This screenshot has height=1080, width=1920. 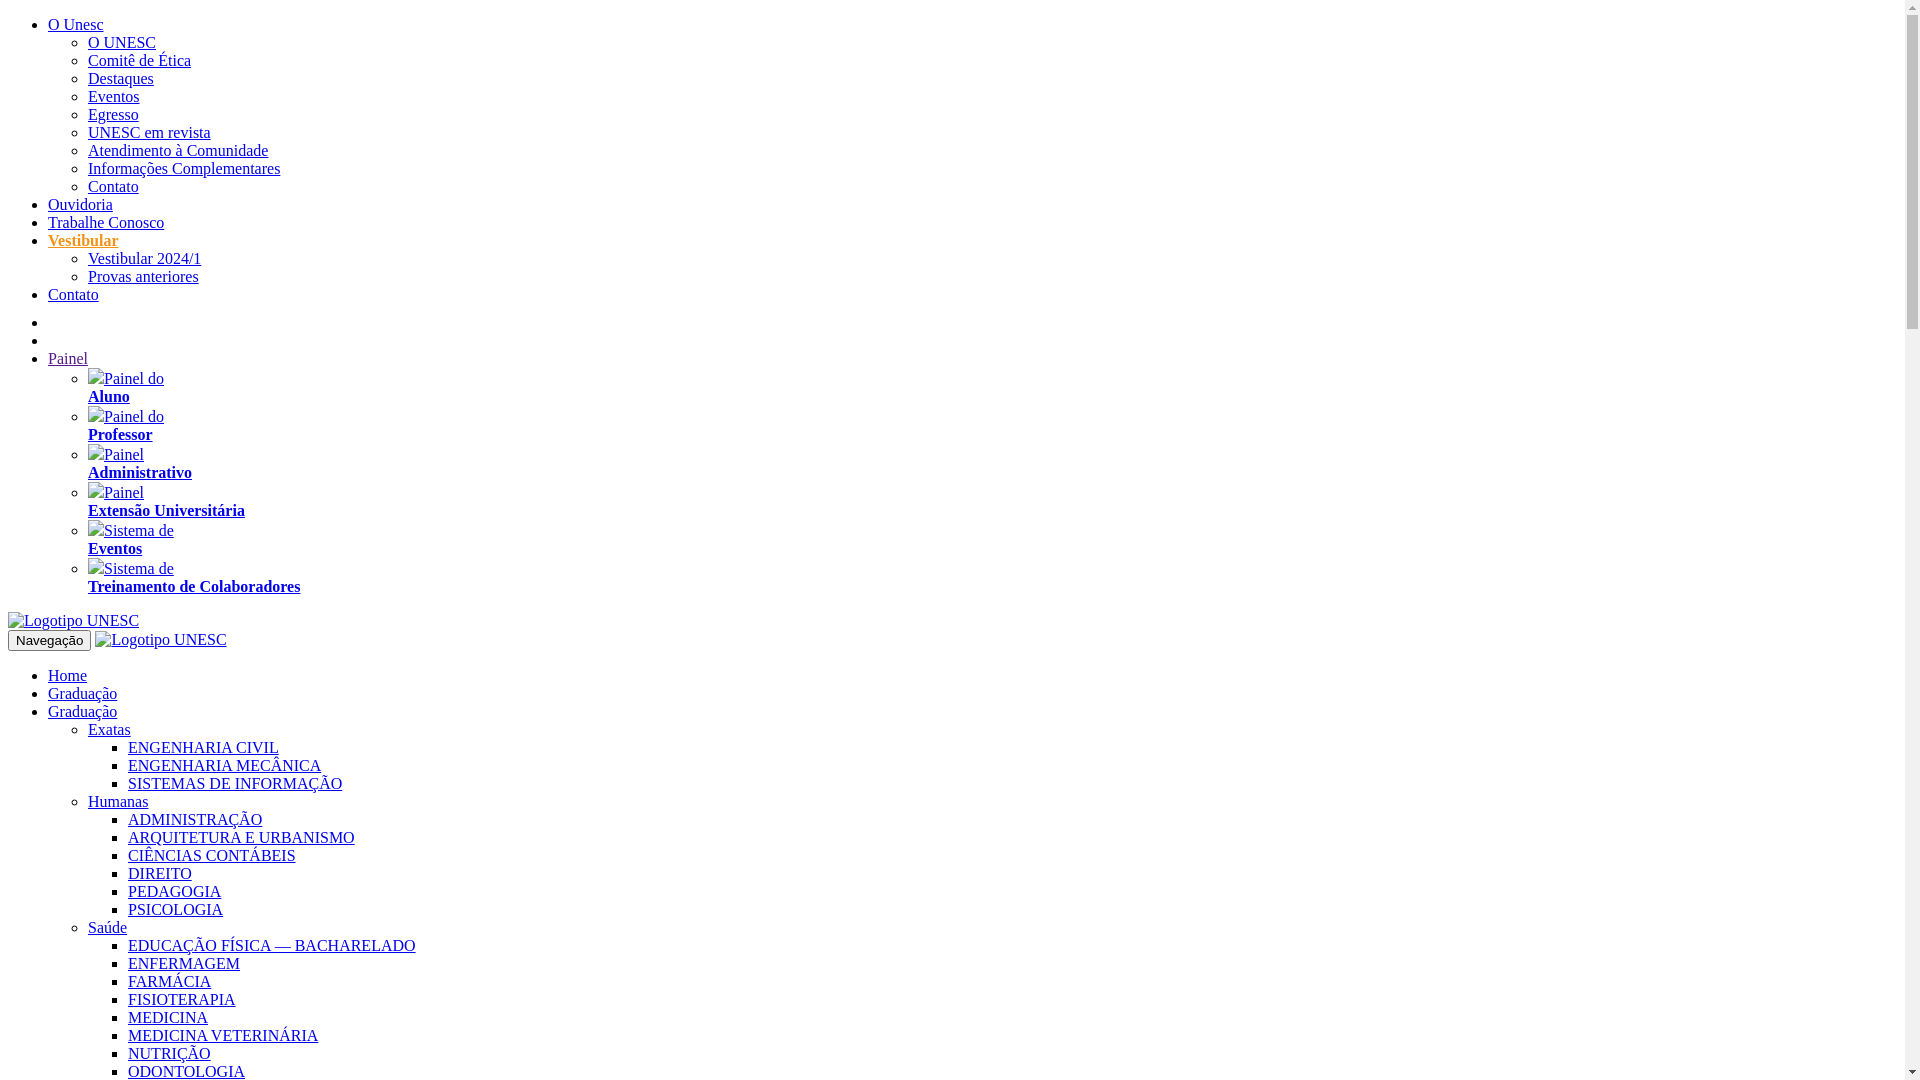 I want to click on 'Home', so click(x=48, y=675).